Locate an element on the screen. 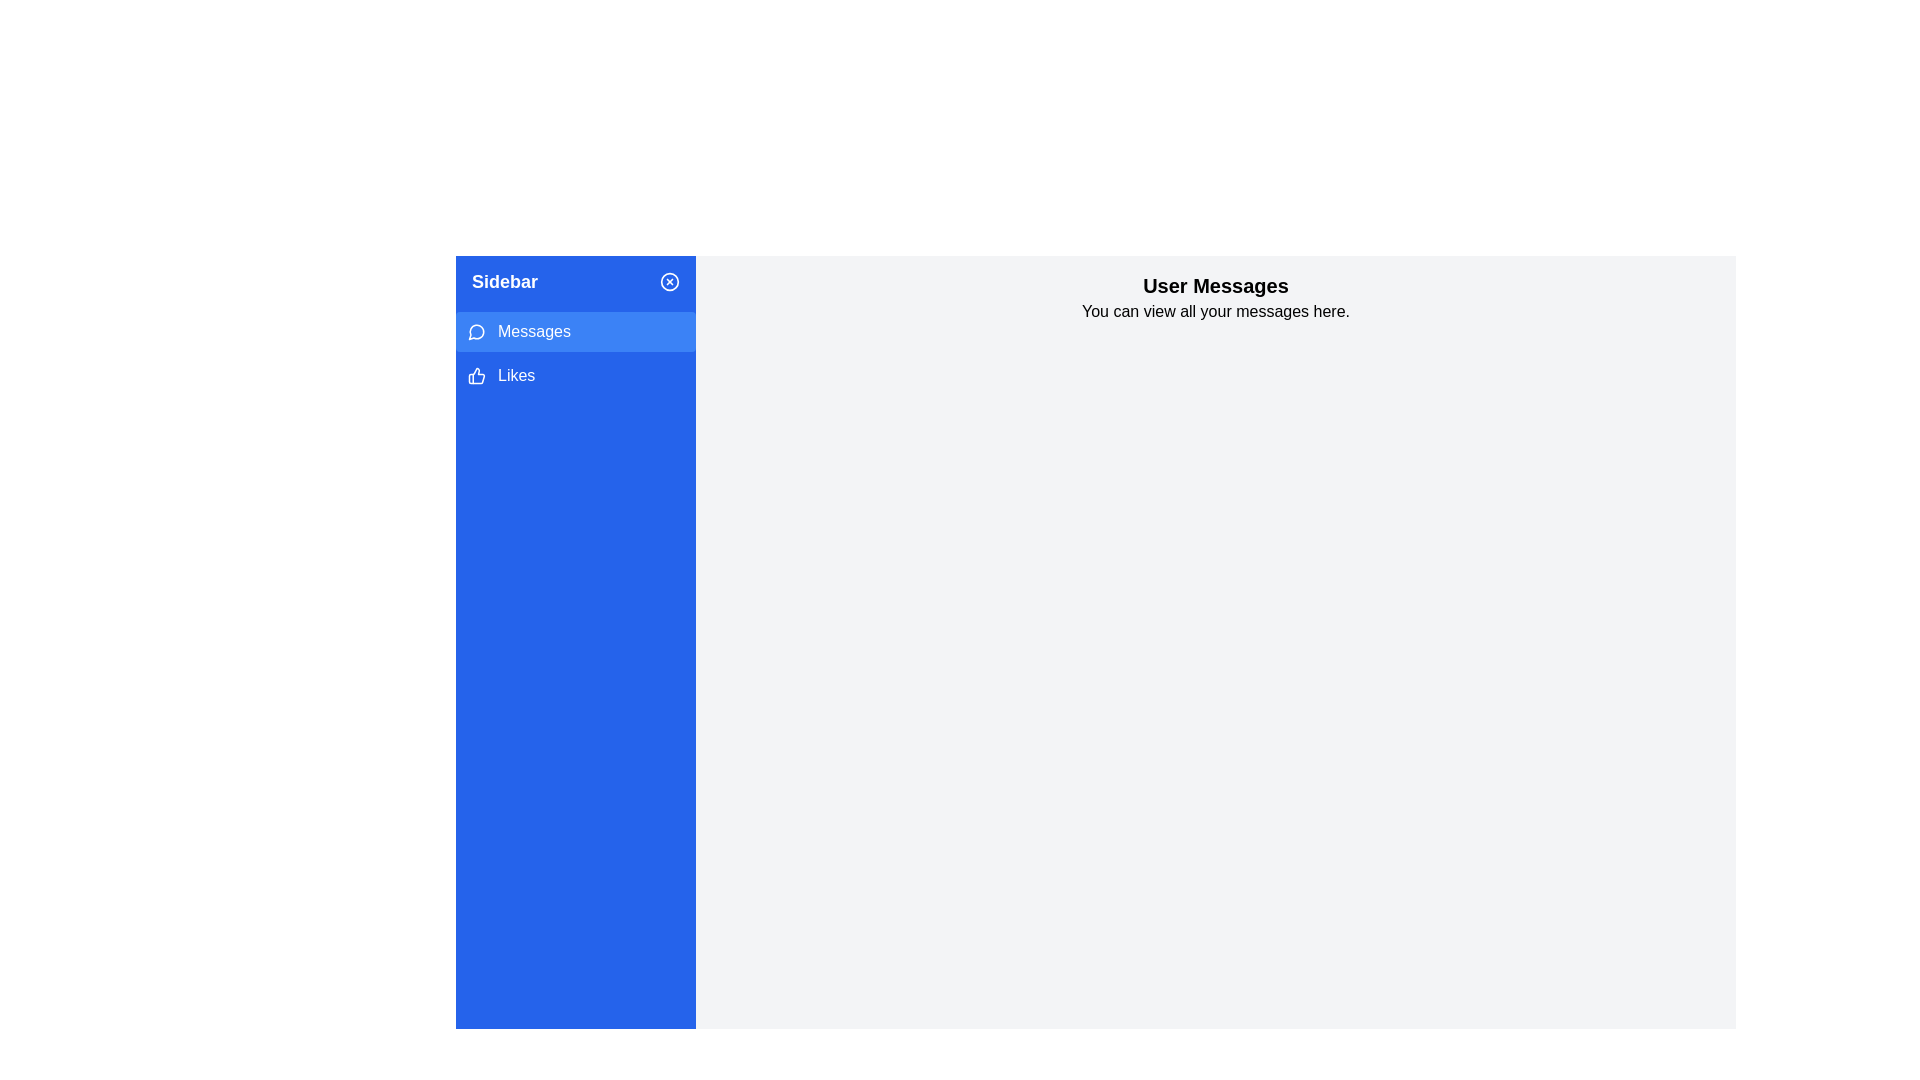 This screenshot has height=1080, width=1920. the 'Likes' text label located in the sidebar, immediately following the thumbs-up icon, to interact with the section is located at coordinates (516, 375).